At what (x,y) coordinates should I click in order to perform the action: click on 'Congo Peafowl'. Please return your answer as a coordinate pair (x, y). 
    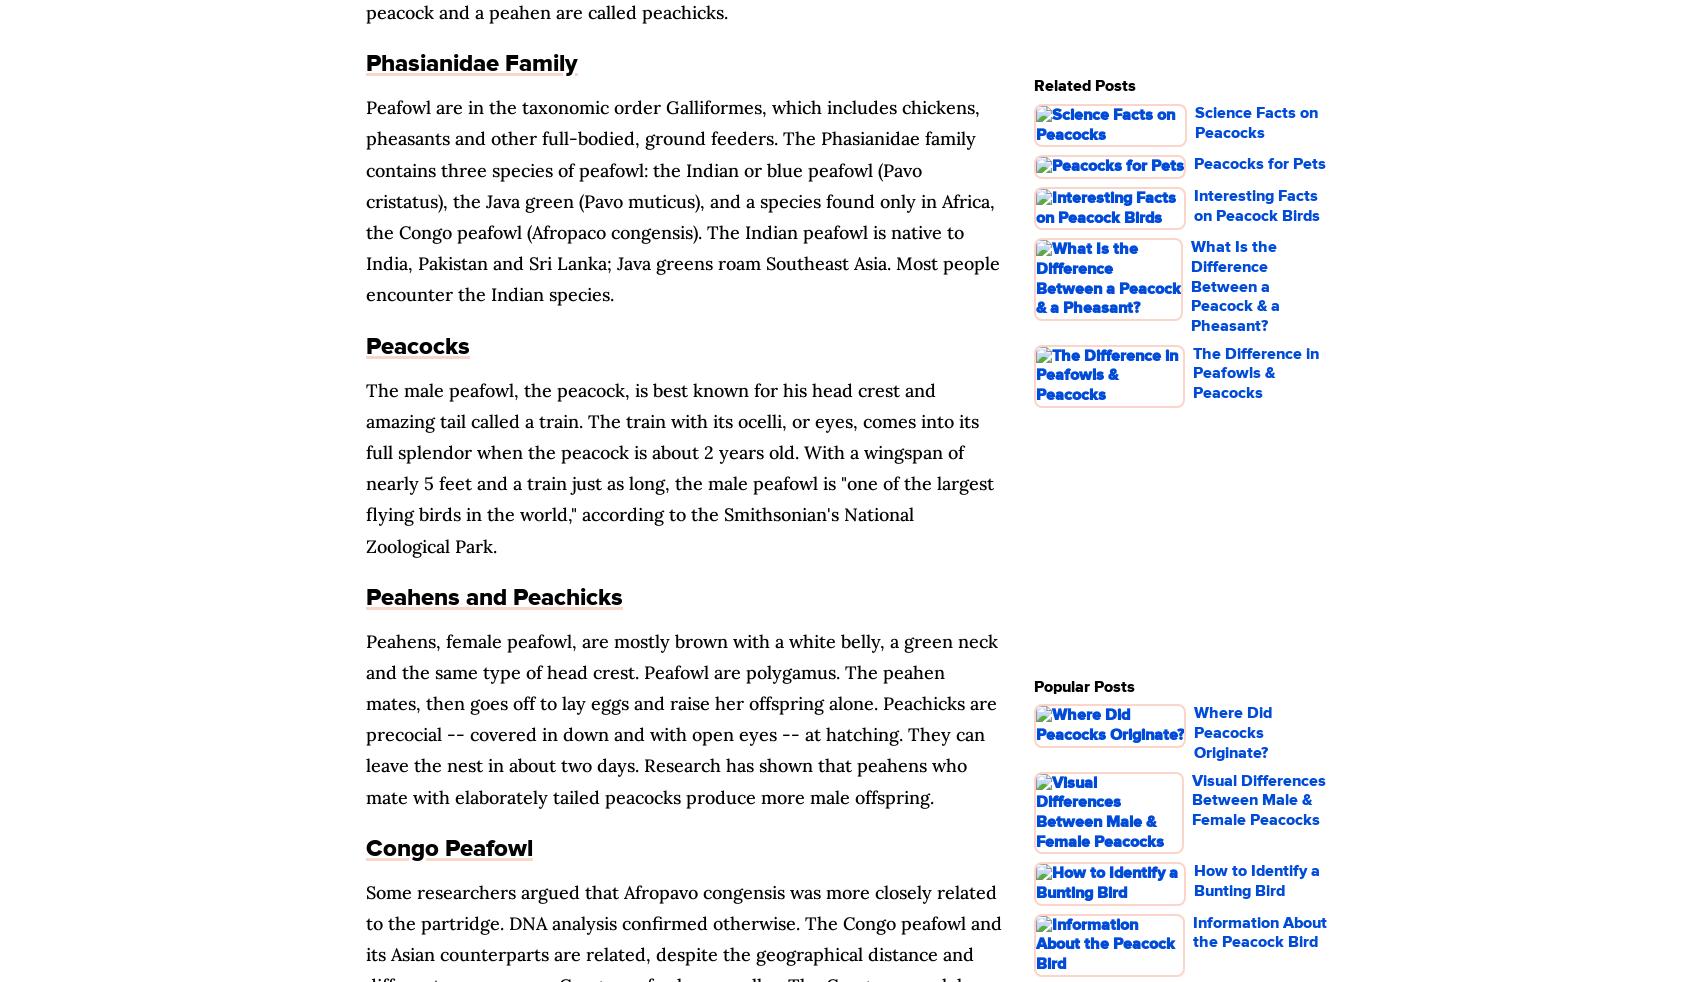
    Looking at the image, I should click on (449, 847).